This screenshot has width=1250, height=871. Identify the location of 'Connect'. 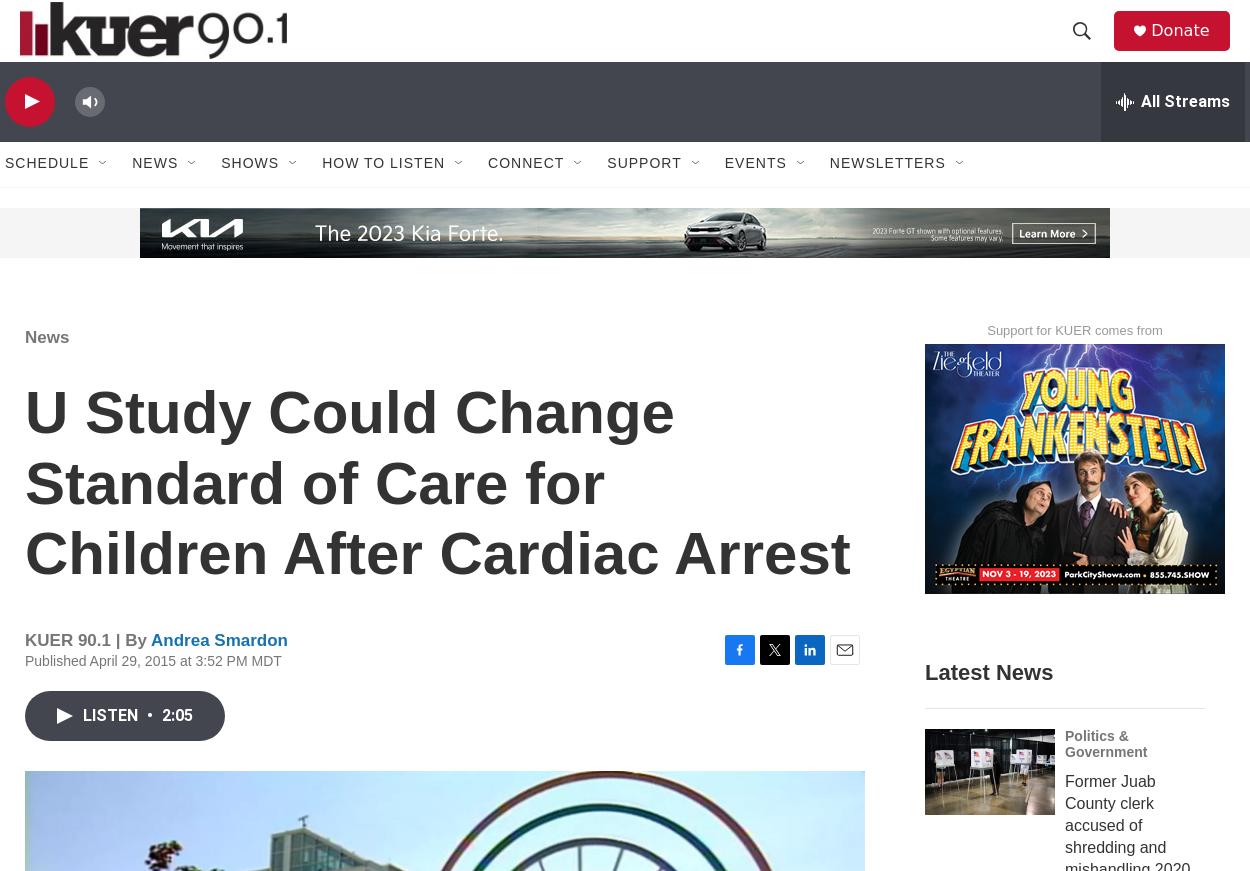
(526, 205).